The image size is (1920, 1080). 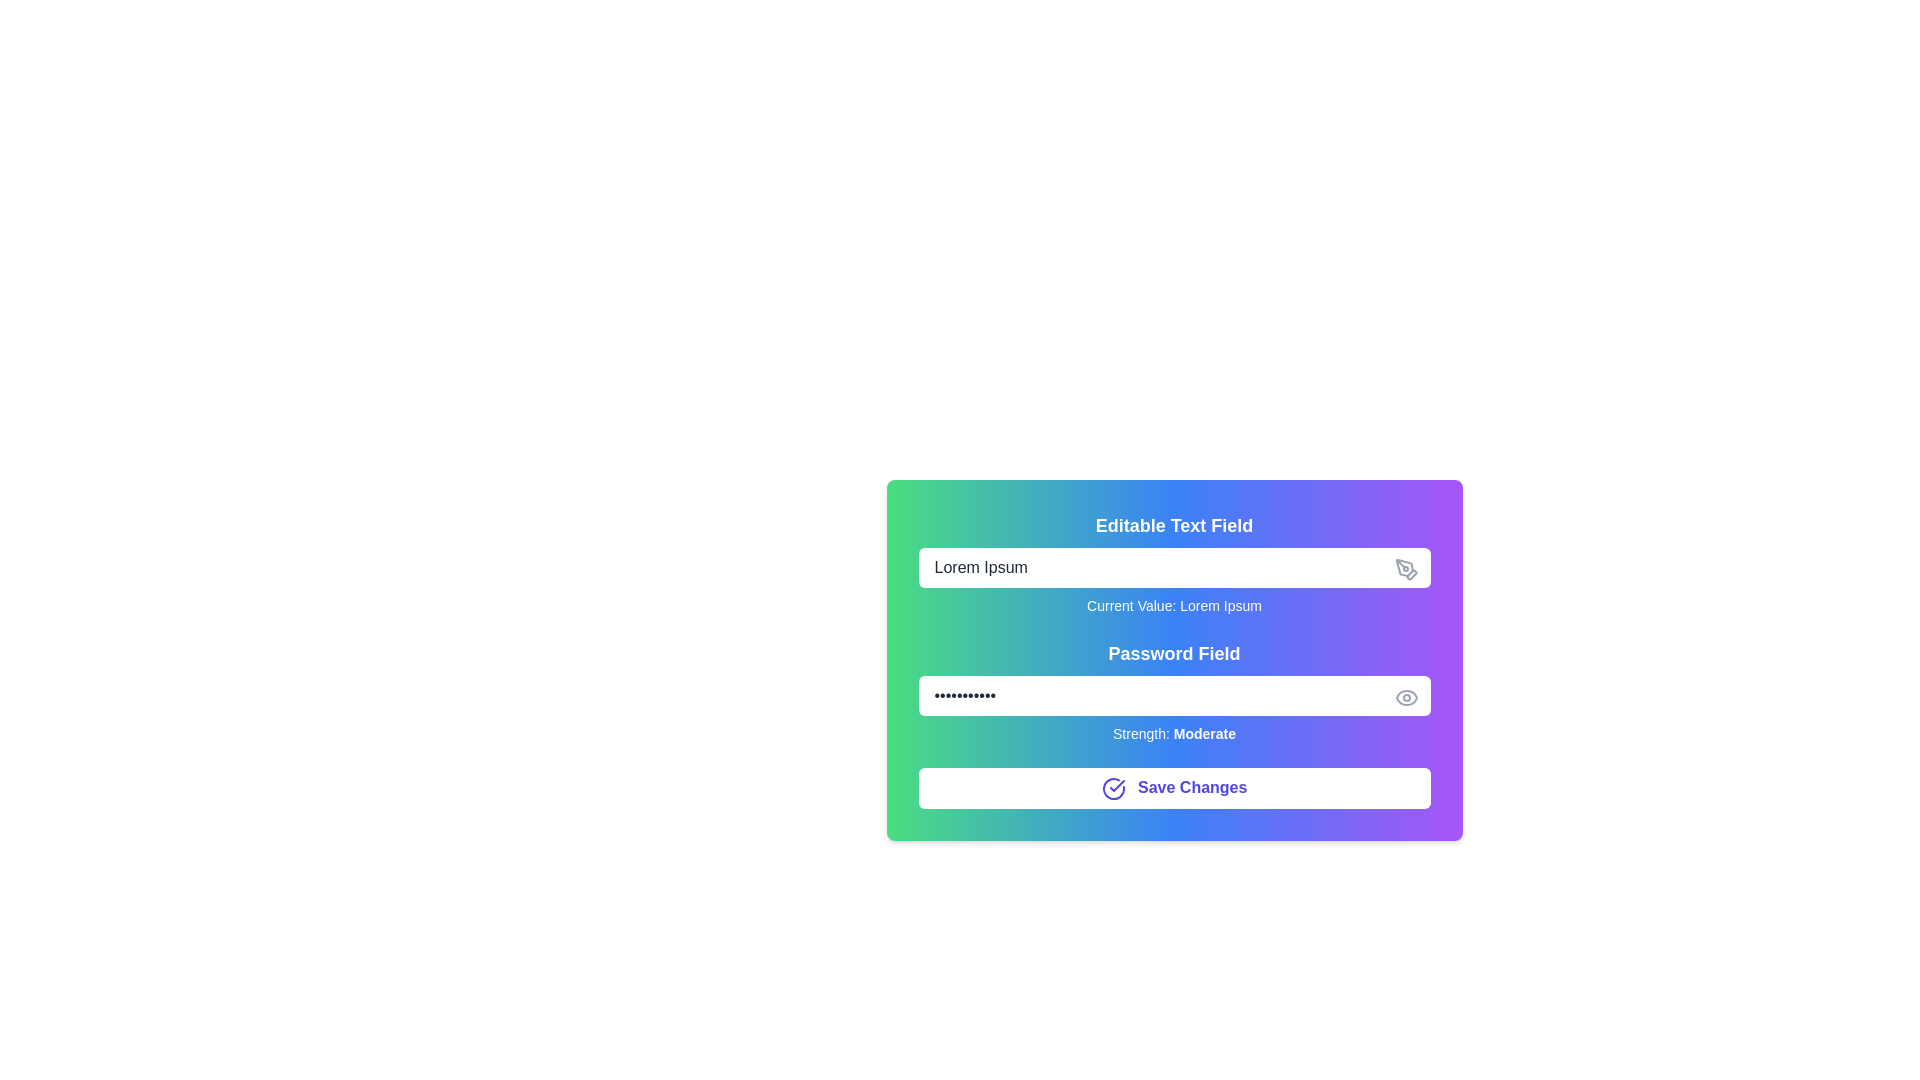 What do you see at coordinates (1203, 733) in the screenshot?
I see `the informational text label indicating password strength, which displays 'Moderate', located to the right of the label 'Strength:'` at bounding box center [1203, 733].